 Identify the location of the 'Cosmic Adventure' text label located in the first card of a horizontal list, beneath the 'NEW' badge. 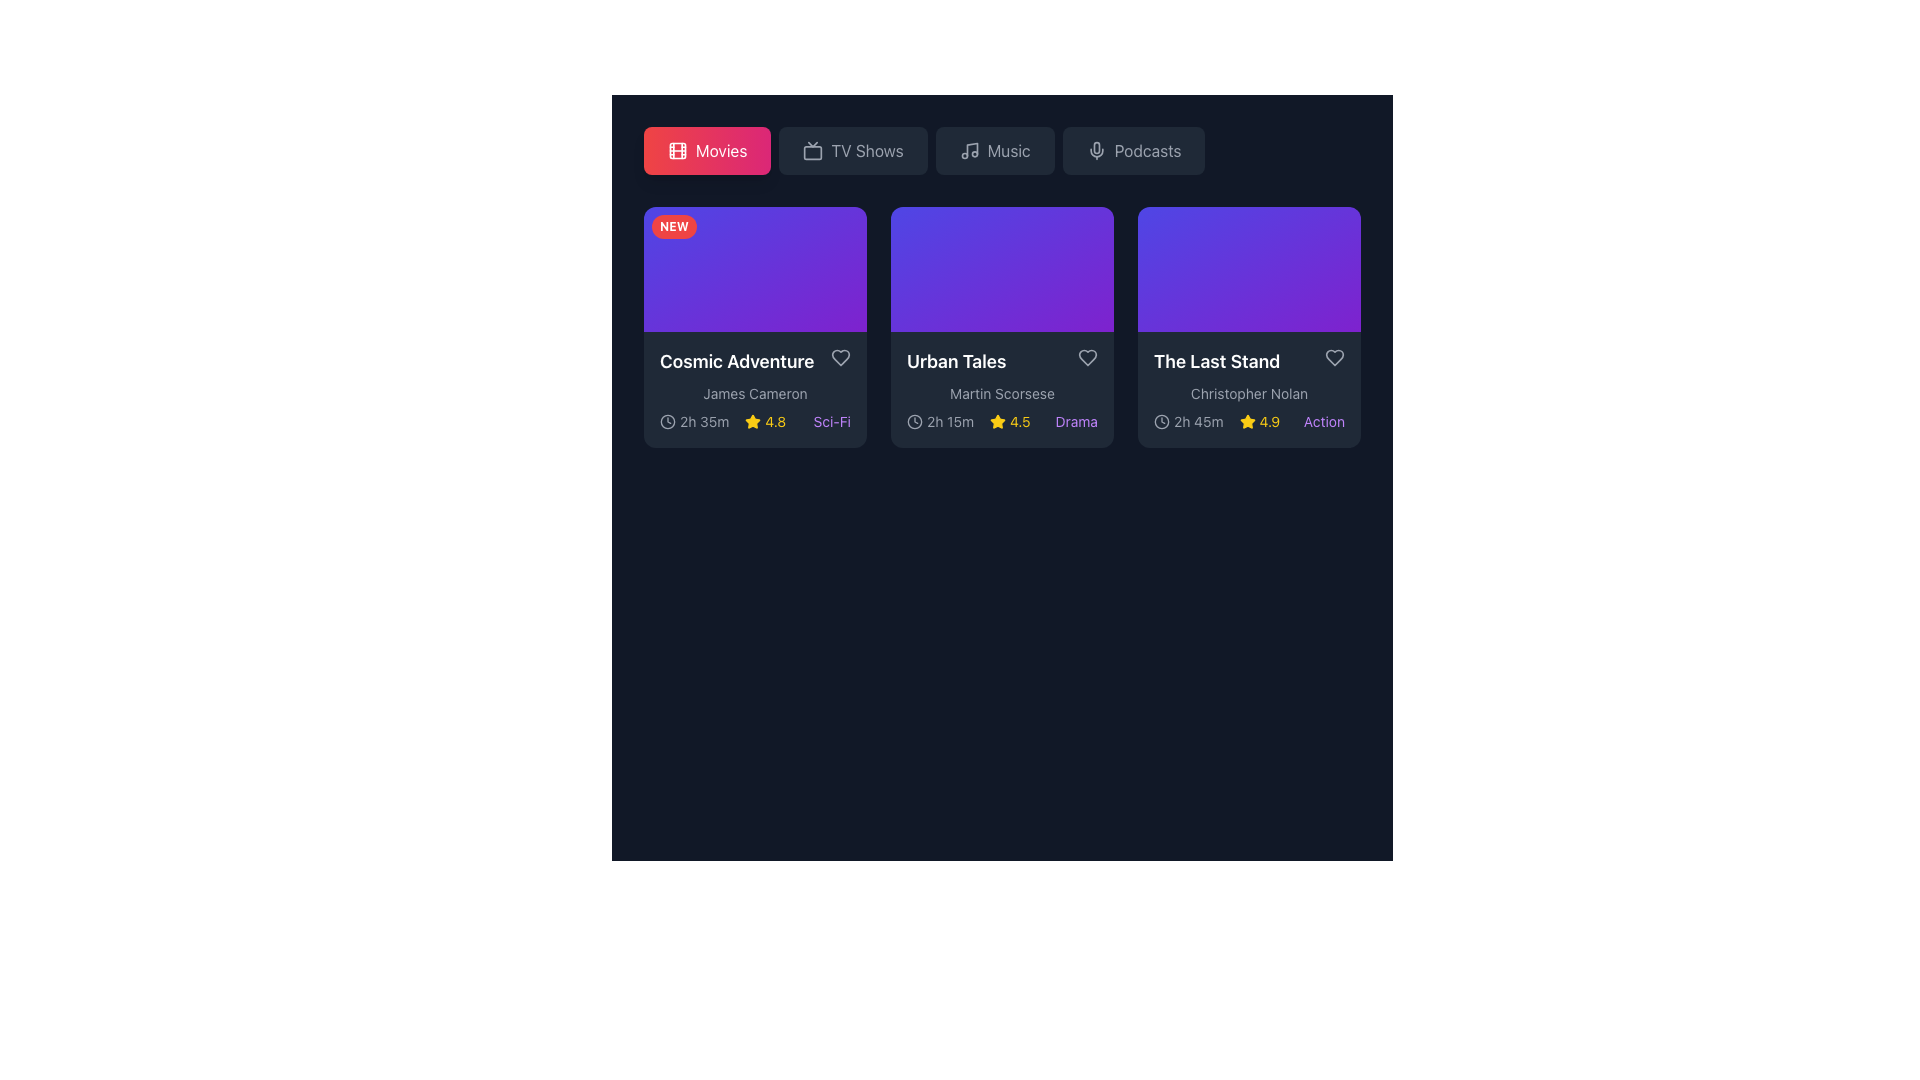
(754, 362).